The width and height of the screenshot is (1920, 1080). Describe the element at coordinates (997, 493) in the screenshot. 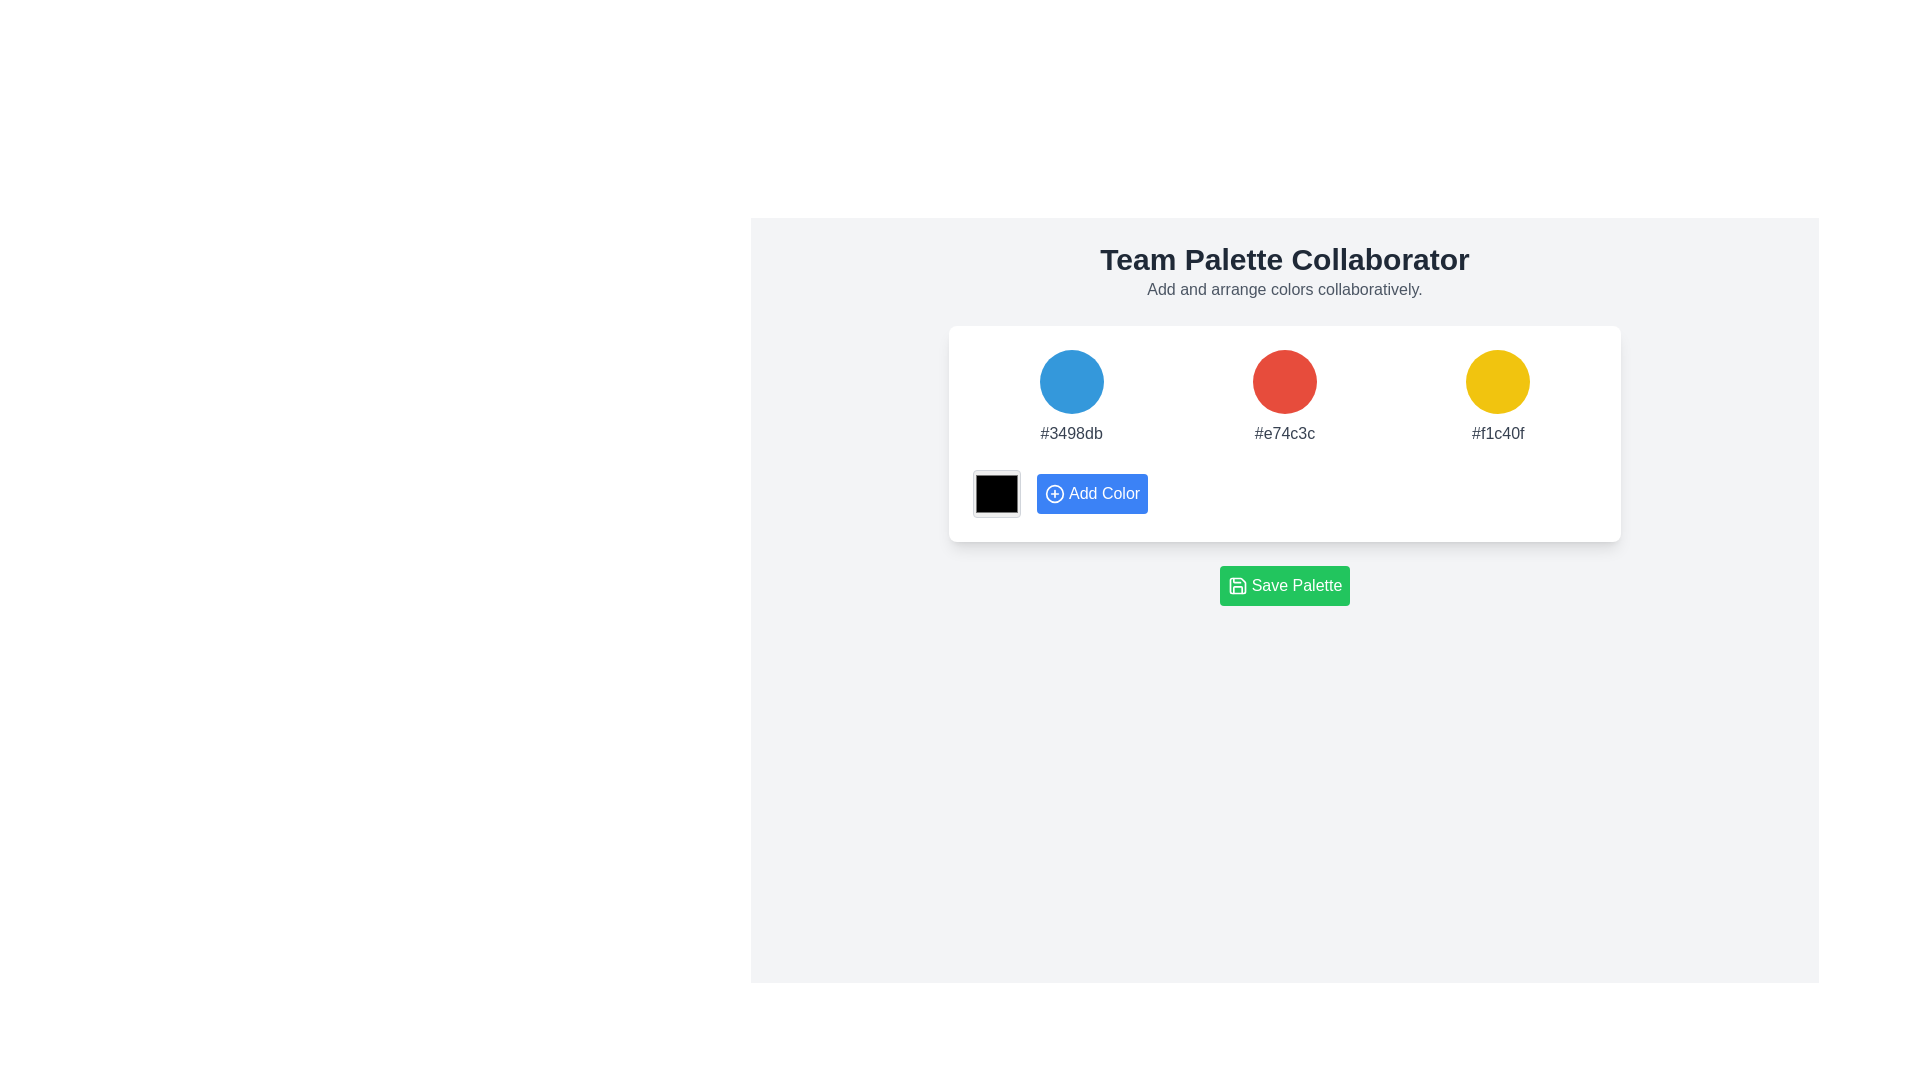

I see `the Color Picker element with a black background and gray border` at that location.